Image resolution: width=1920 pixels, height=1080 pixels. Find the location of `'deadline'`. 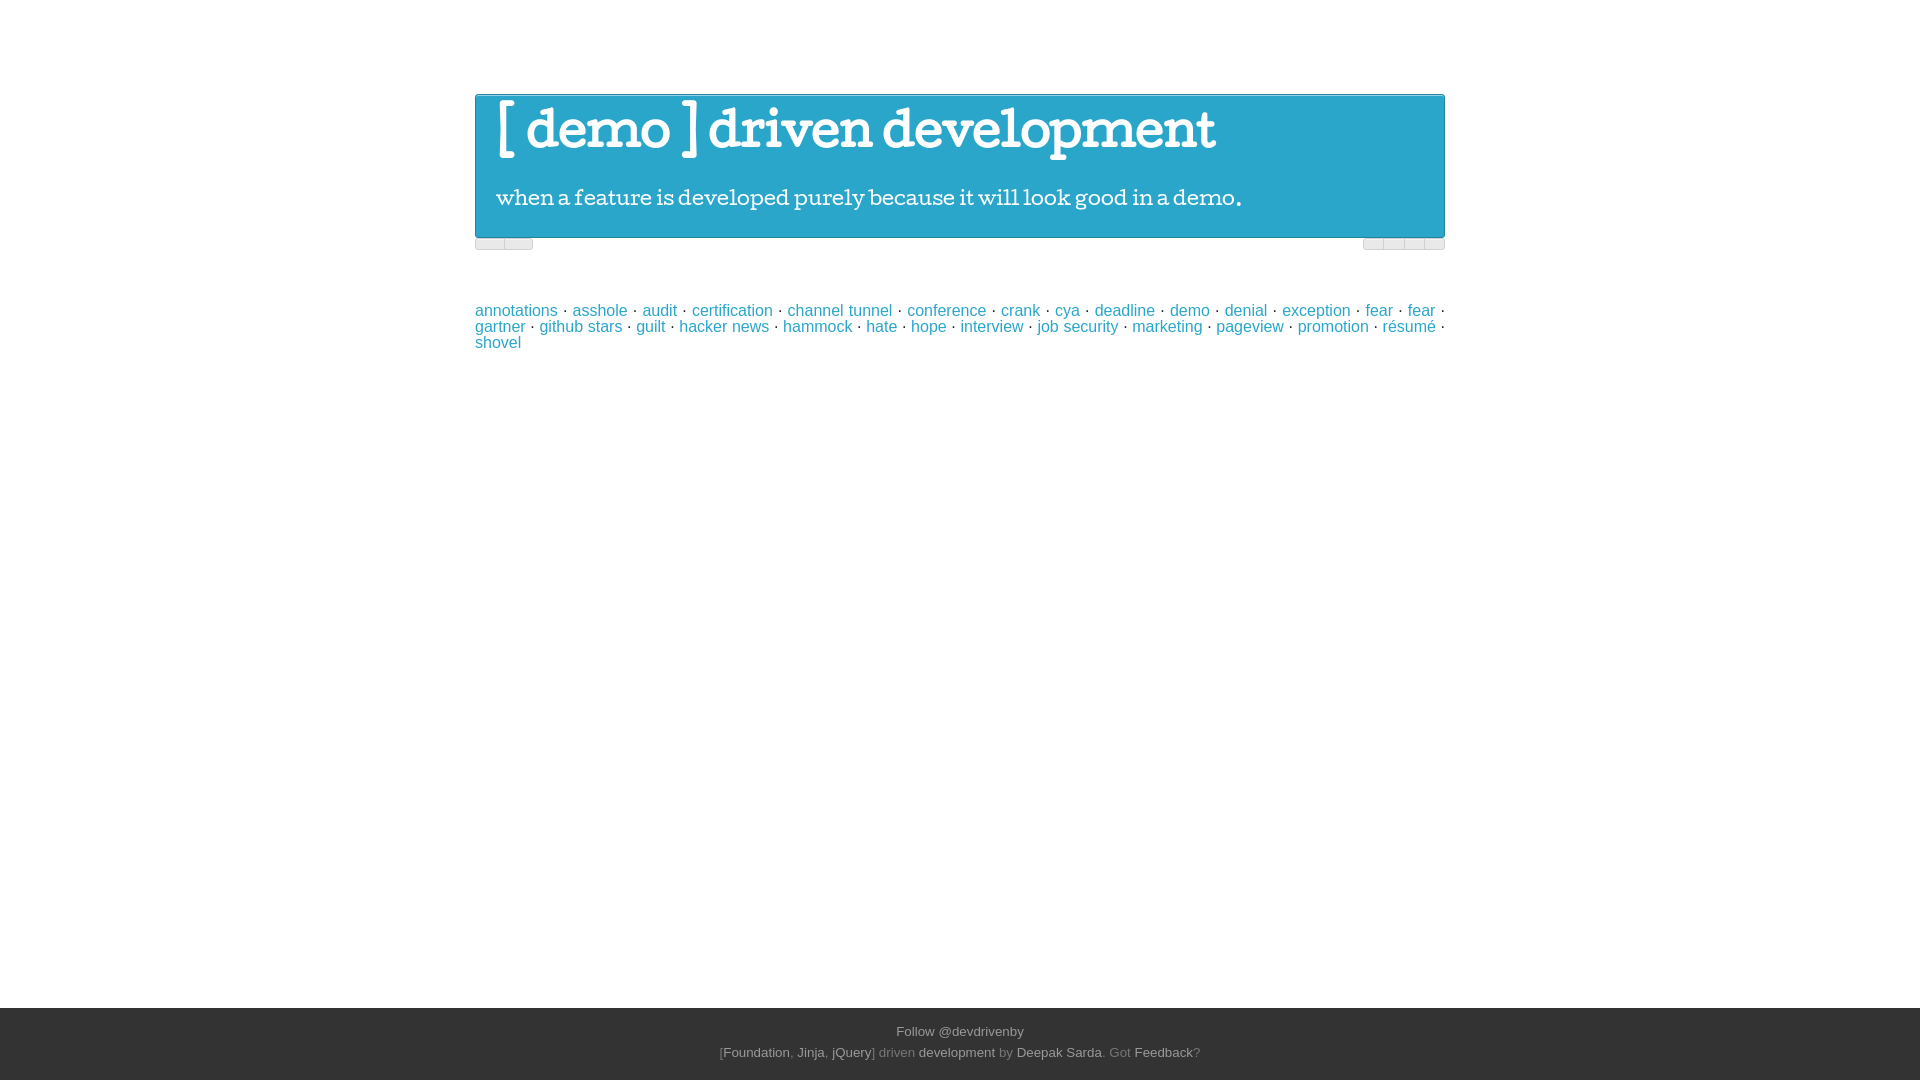

'deadline' is located at coordinates (1125, 310).